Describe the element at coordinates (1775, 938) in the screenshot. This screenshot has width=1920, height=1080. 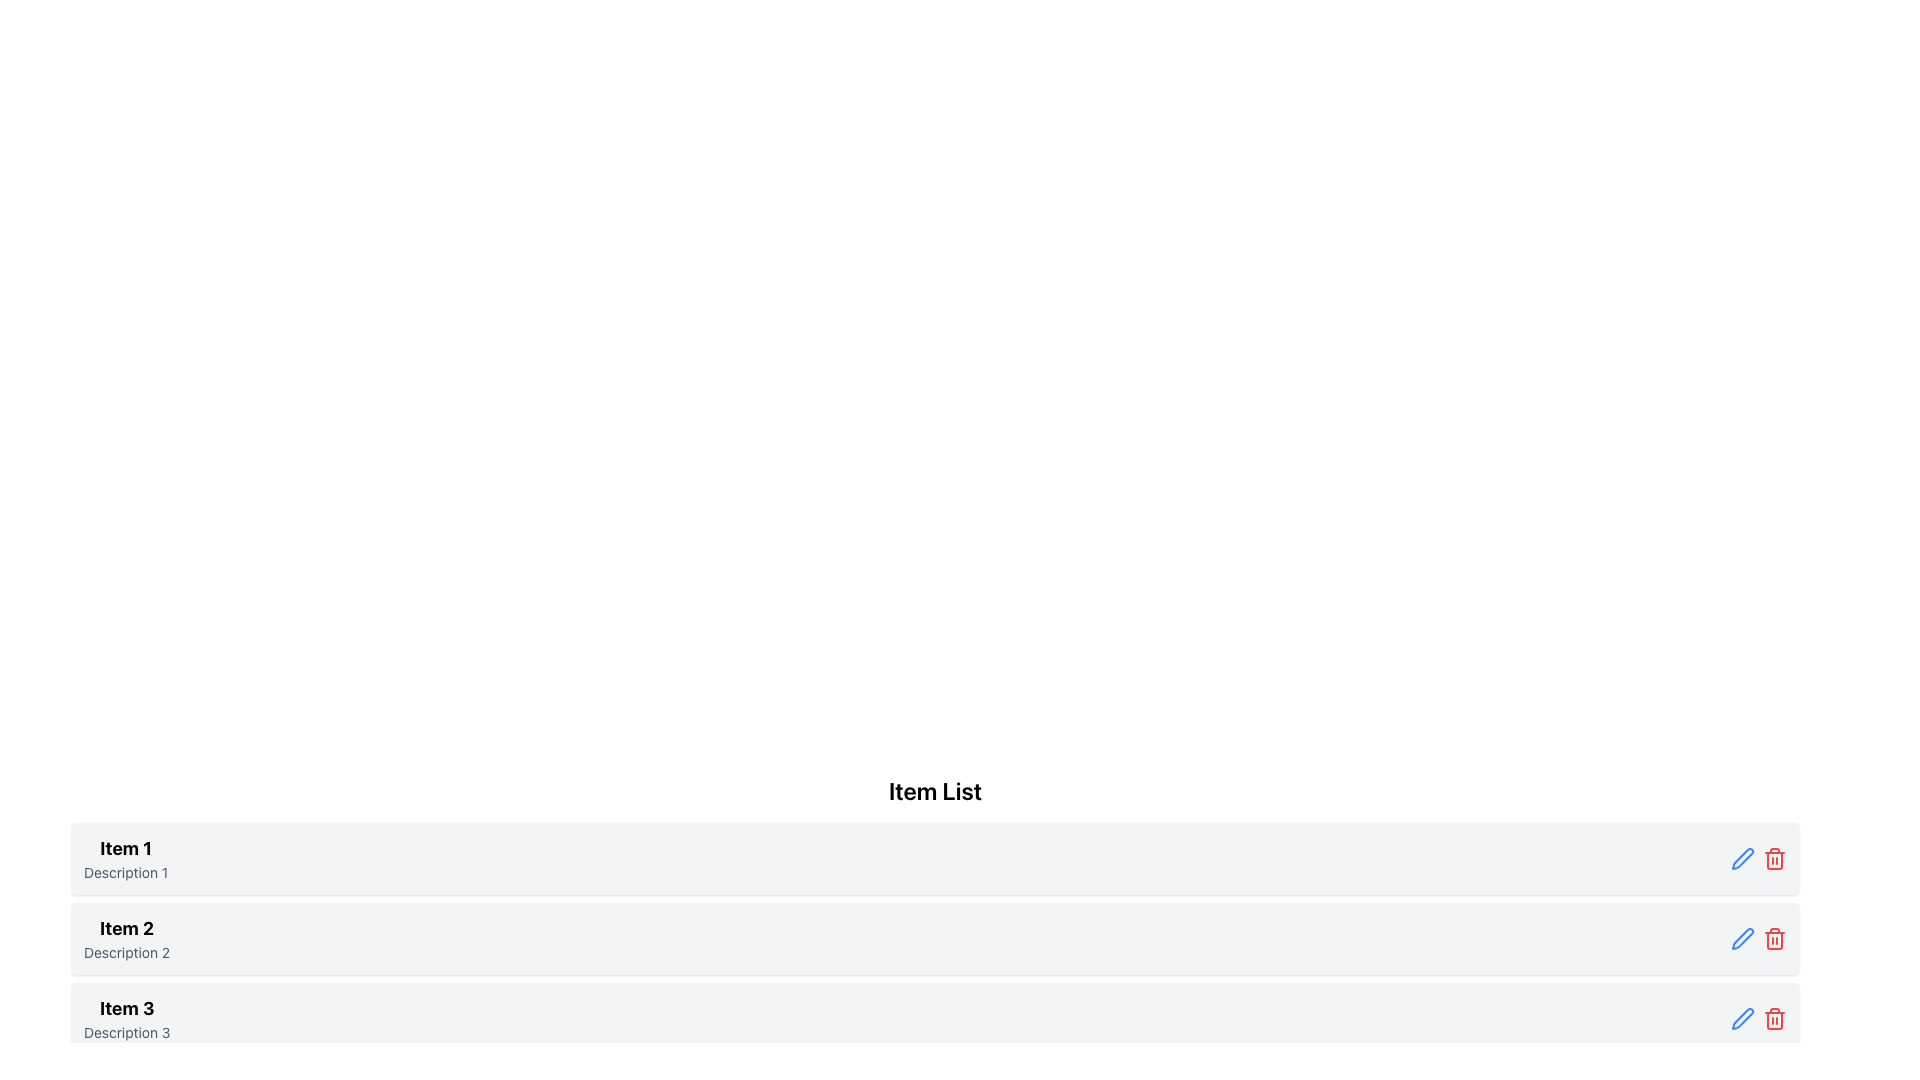
I see `the trash bin icon, which is a red delete button located at the right end of the third item in a list, using keyboard navigation` at that location.